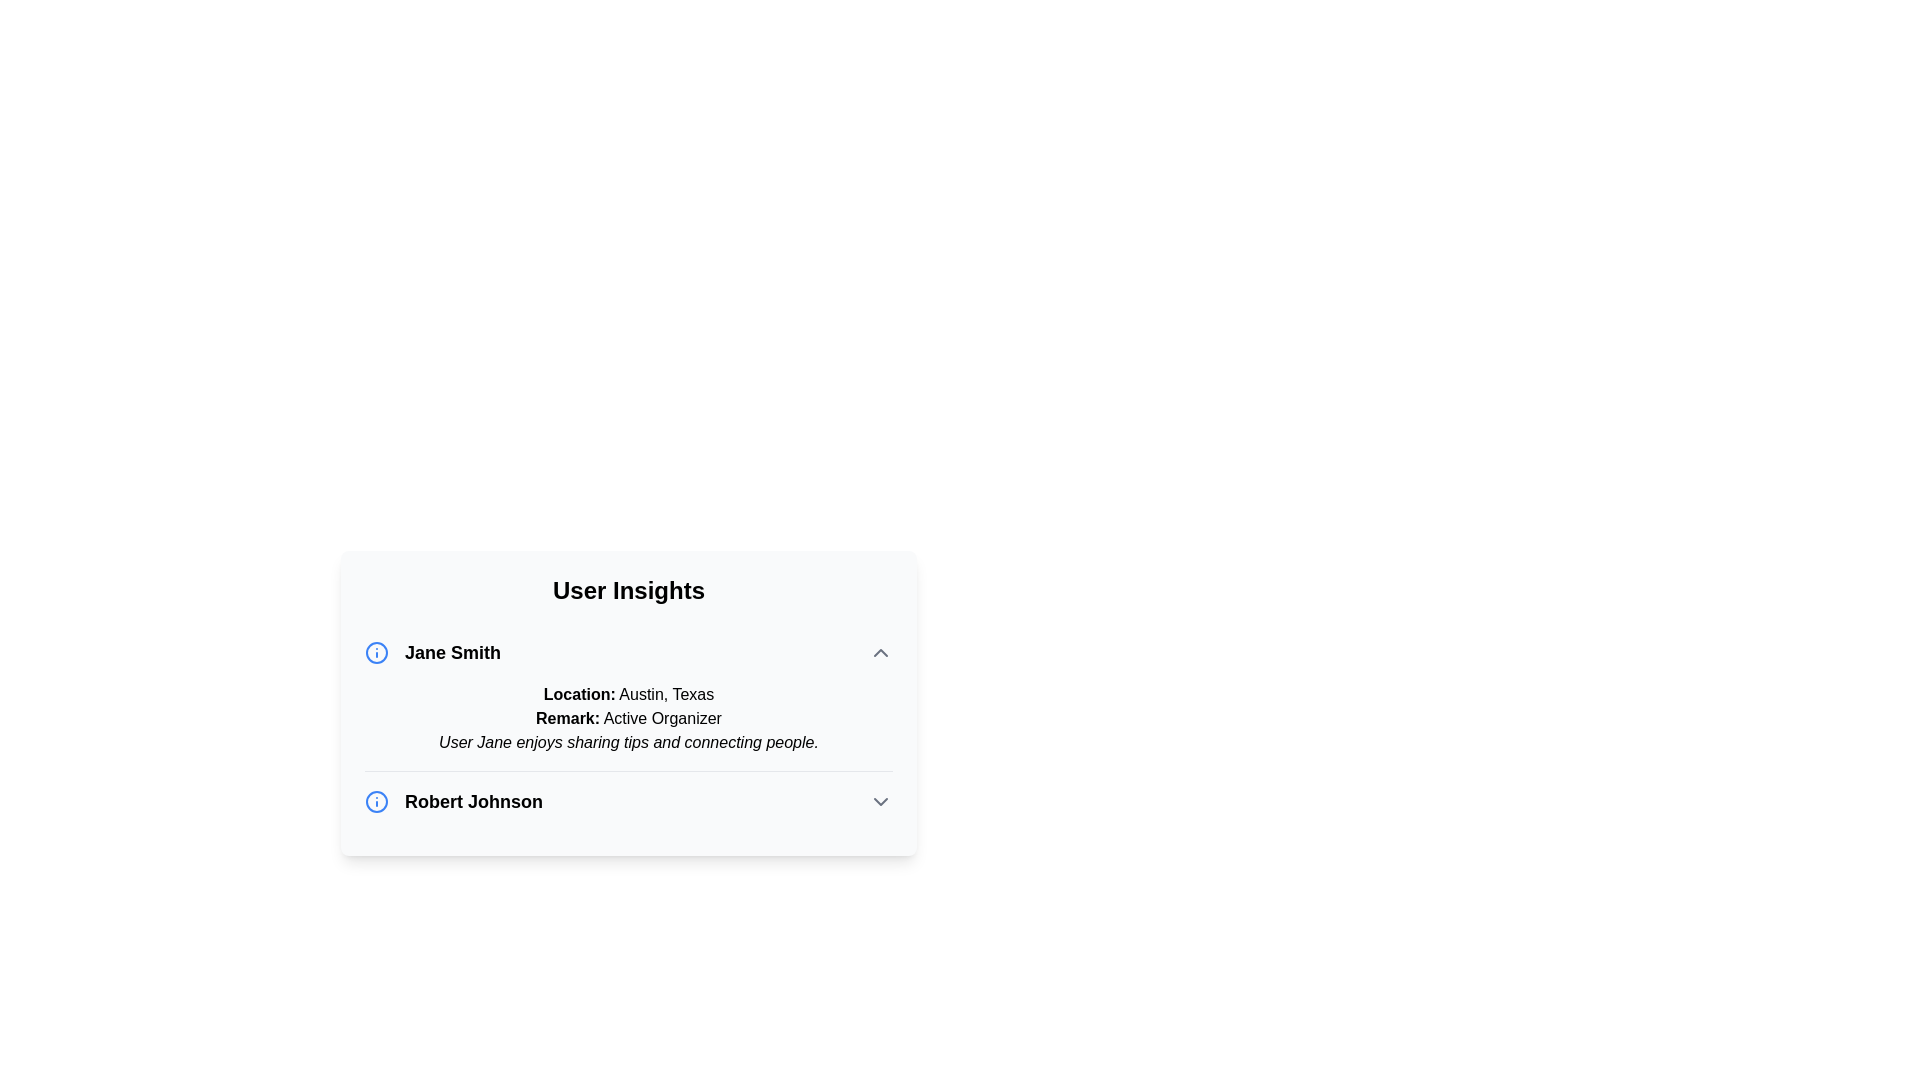  What do you see at coordinates (377, 801) in the screenshot?
I see `the circle within the information icon, which is styled with blue lines and located to the left of the text 'Jane Smith' in the 'User Insights' panel` at bounding box center [377, 801].